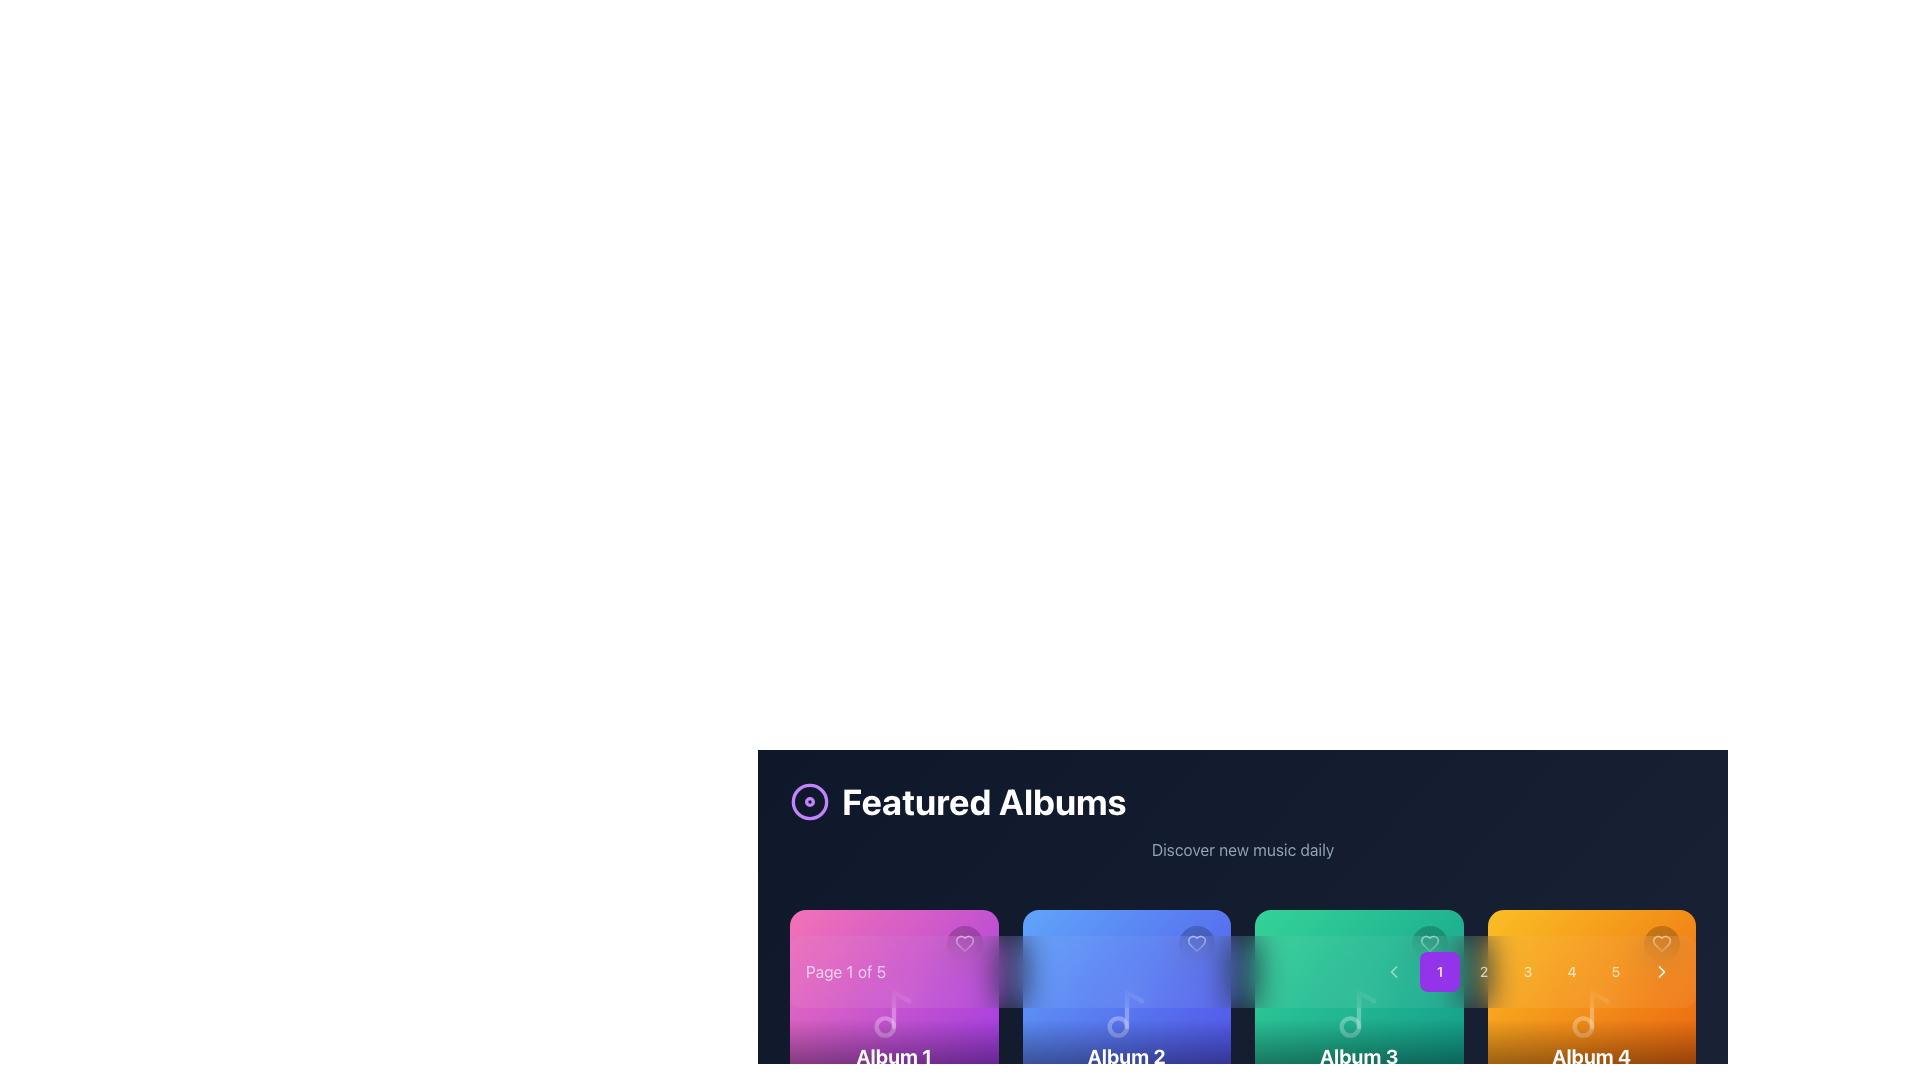 The image size is (1920, 1080). Describe the element at coordinates (1242, 849) in the screenshot. I see `the subtitle text label that provides context for the 'Featured Albums' section, located below the heading and aligned to the right side of the page` at that location.